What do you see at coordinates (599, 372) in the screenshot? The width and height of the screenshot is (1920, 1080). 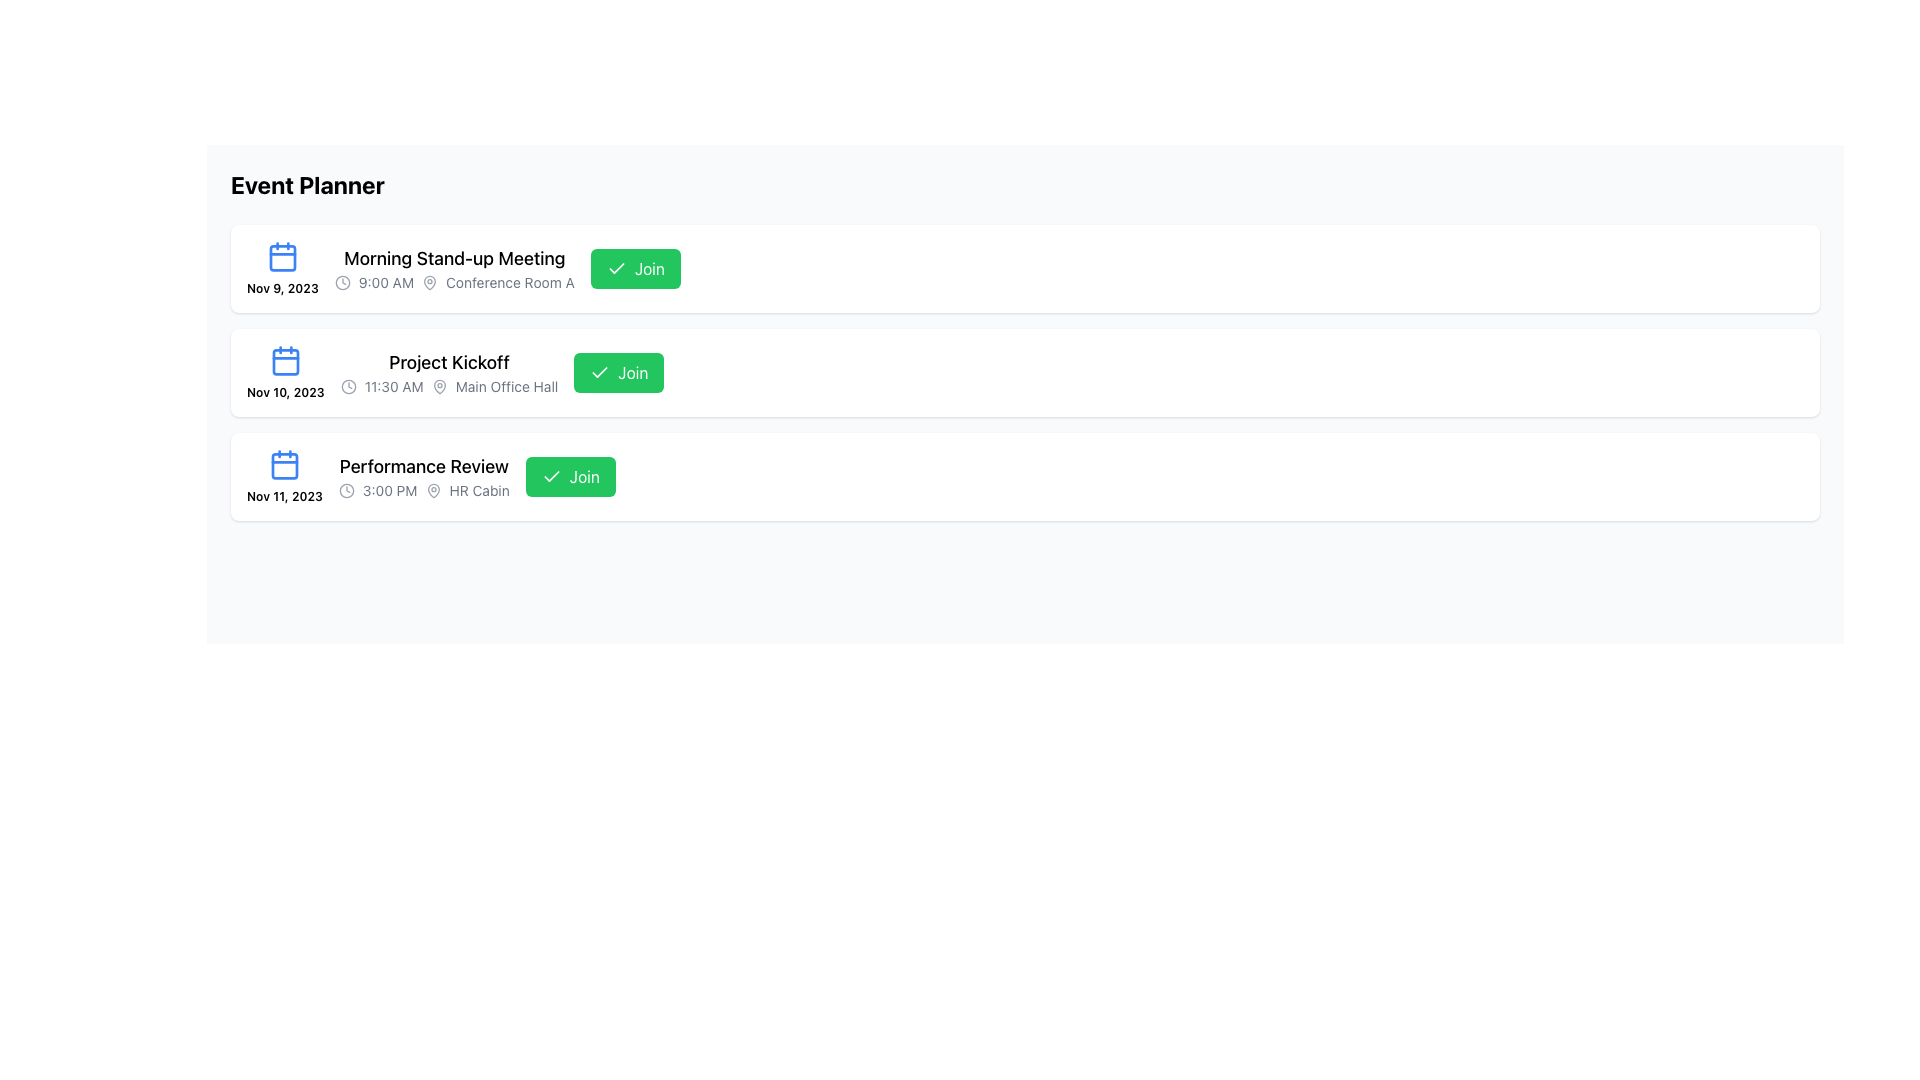 I see `the checkmark icon within the green 'Join' button for the 'Project Kickoff' event, which visually indicates a successful action related to the button's functionality` at bounding box center [599, 372].